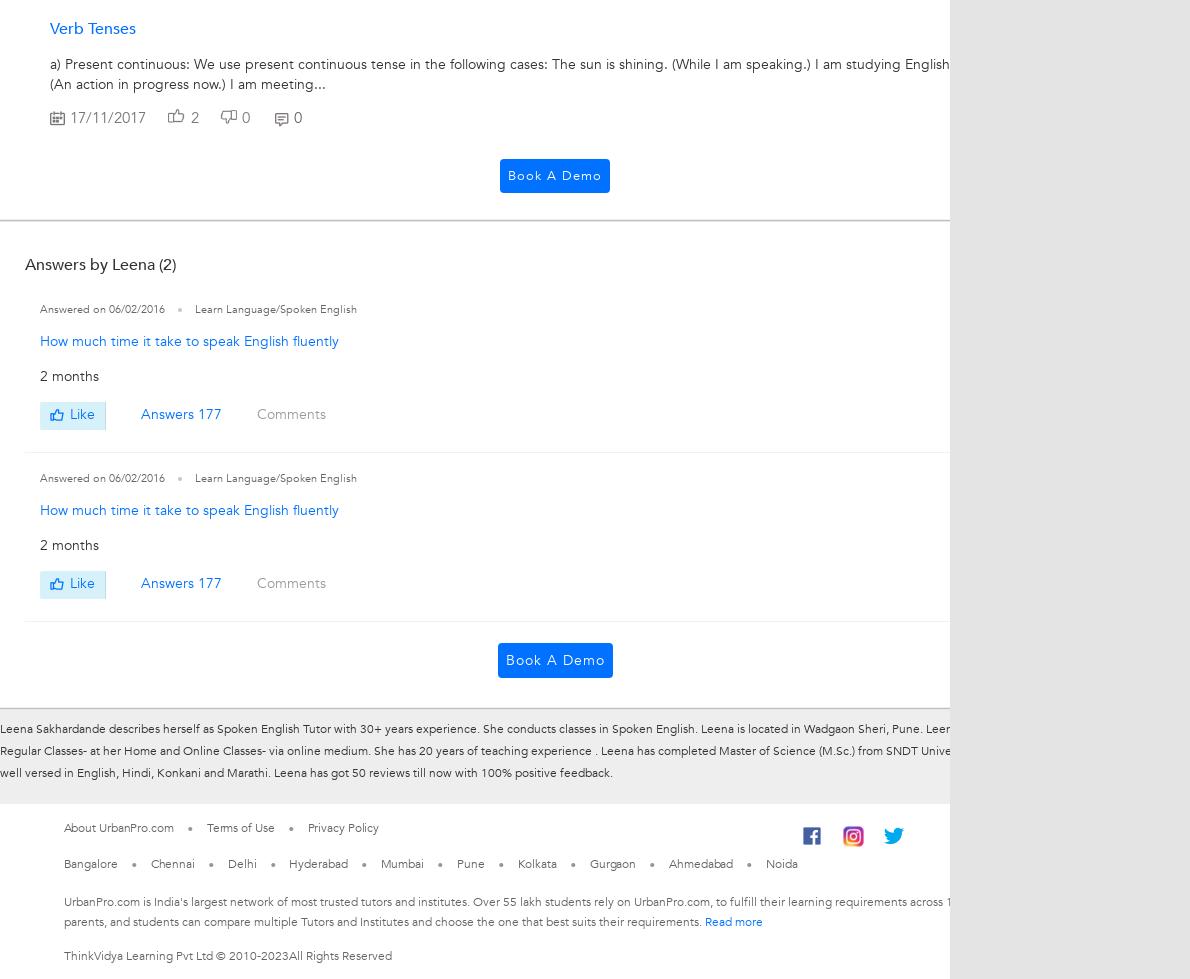 The height and width of the screenshot is (979, 1190). I want to click on 'Chennai', so click(170, 861).